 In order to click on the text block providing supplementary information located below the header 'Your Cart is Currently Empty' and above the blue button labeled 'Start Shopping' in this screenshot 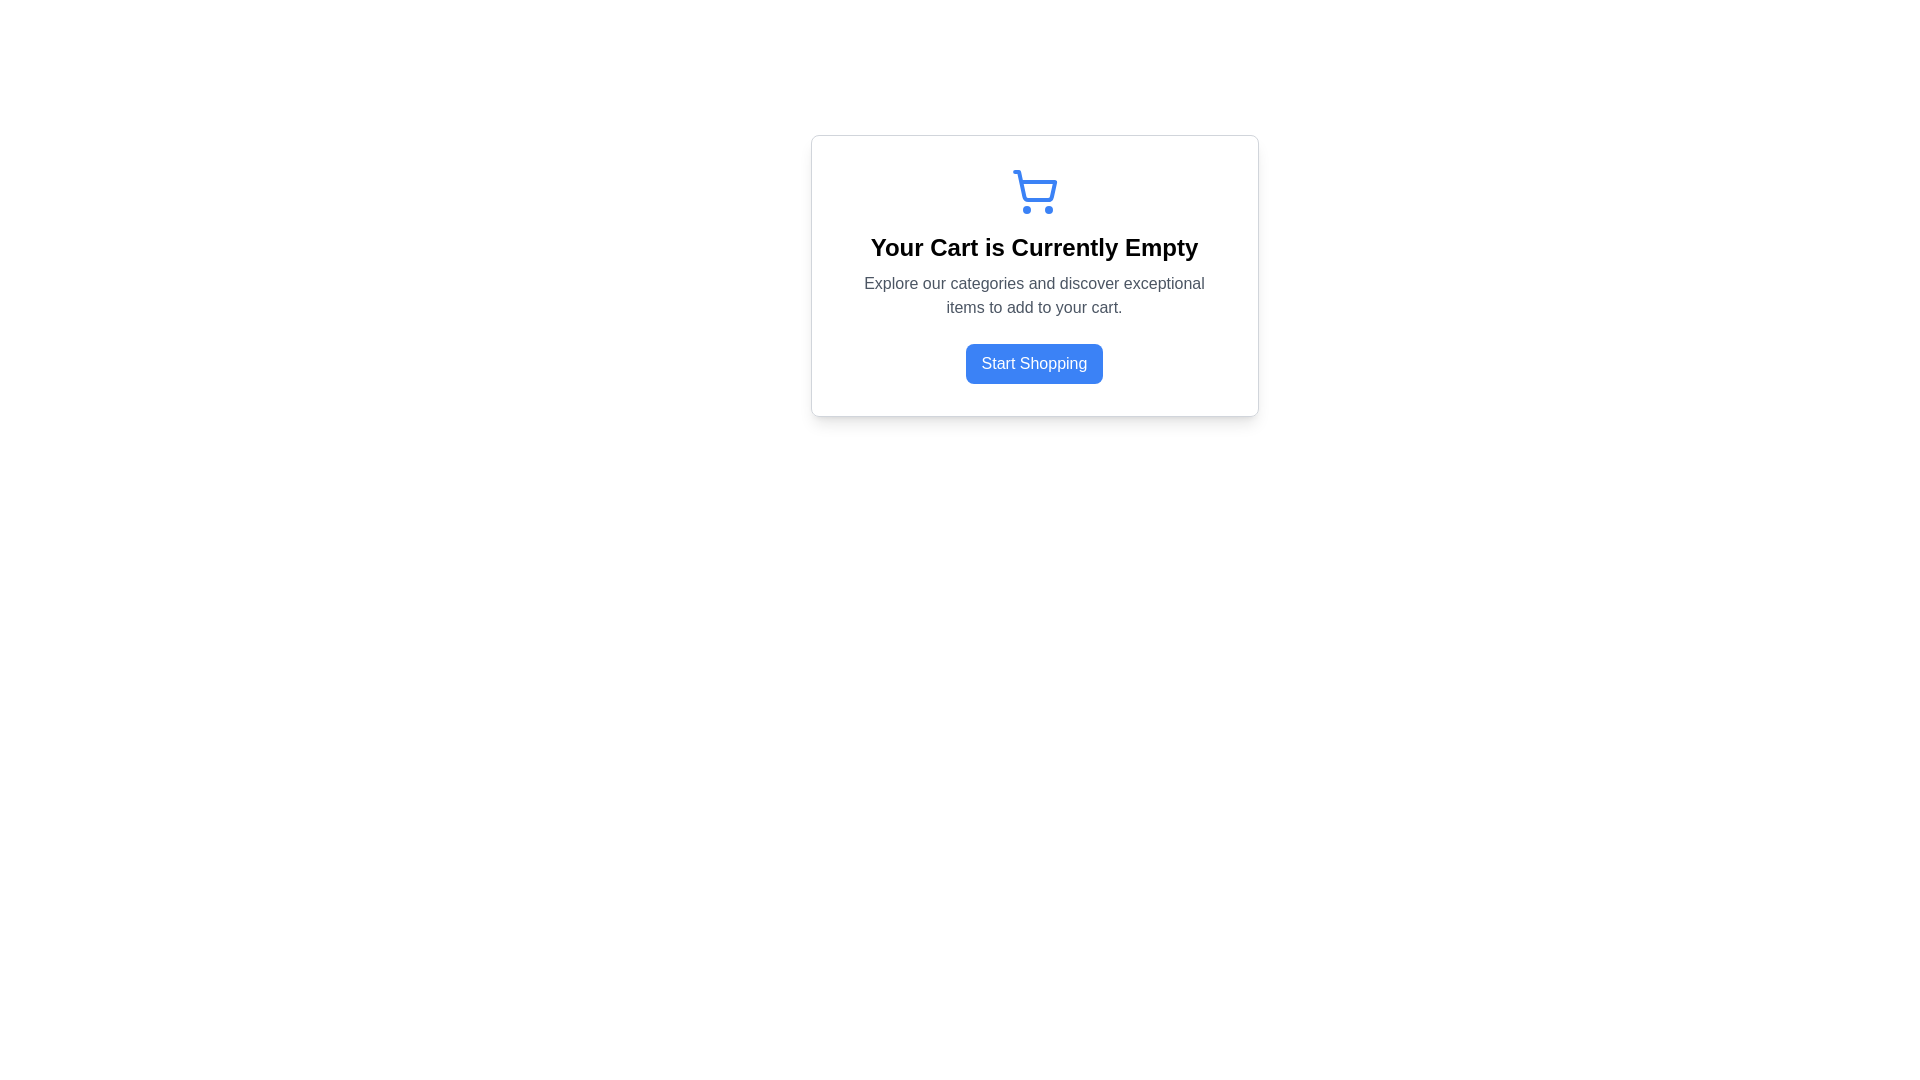, I will do `click(1034, 296)`.